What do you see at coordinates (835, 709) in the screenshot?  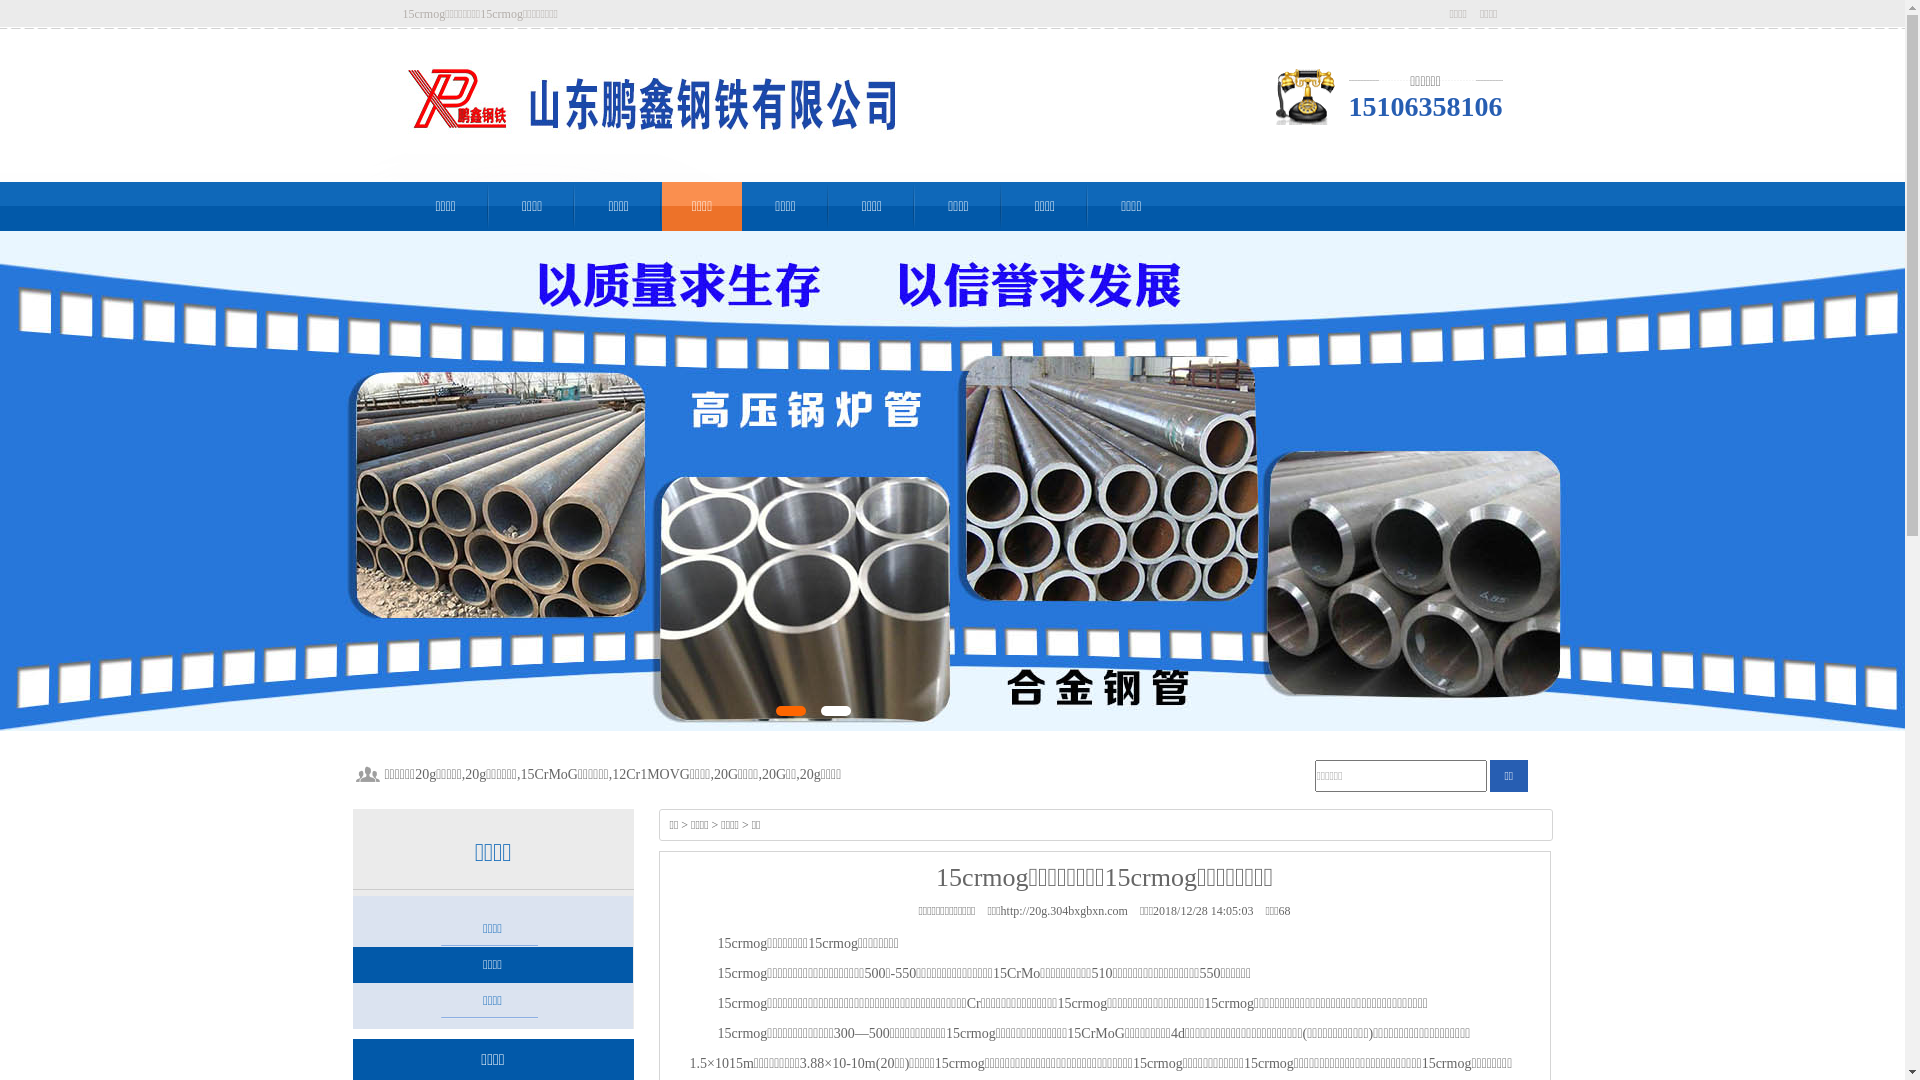 I see `'2'` at bounding box center [835, 709].